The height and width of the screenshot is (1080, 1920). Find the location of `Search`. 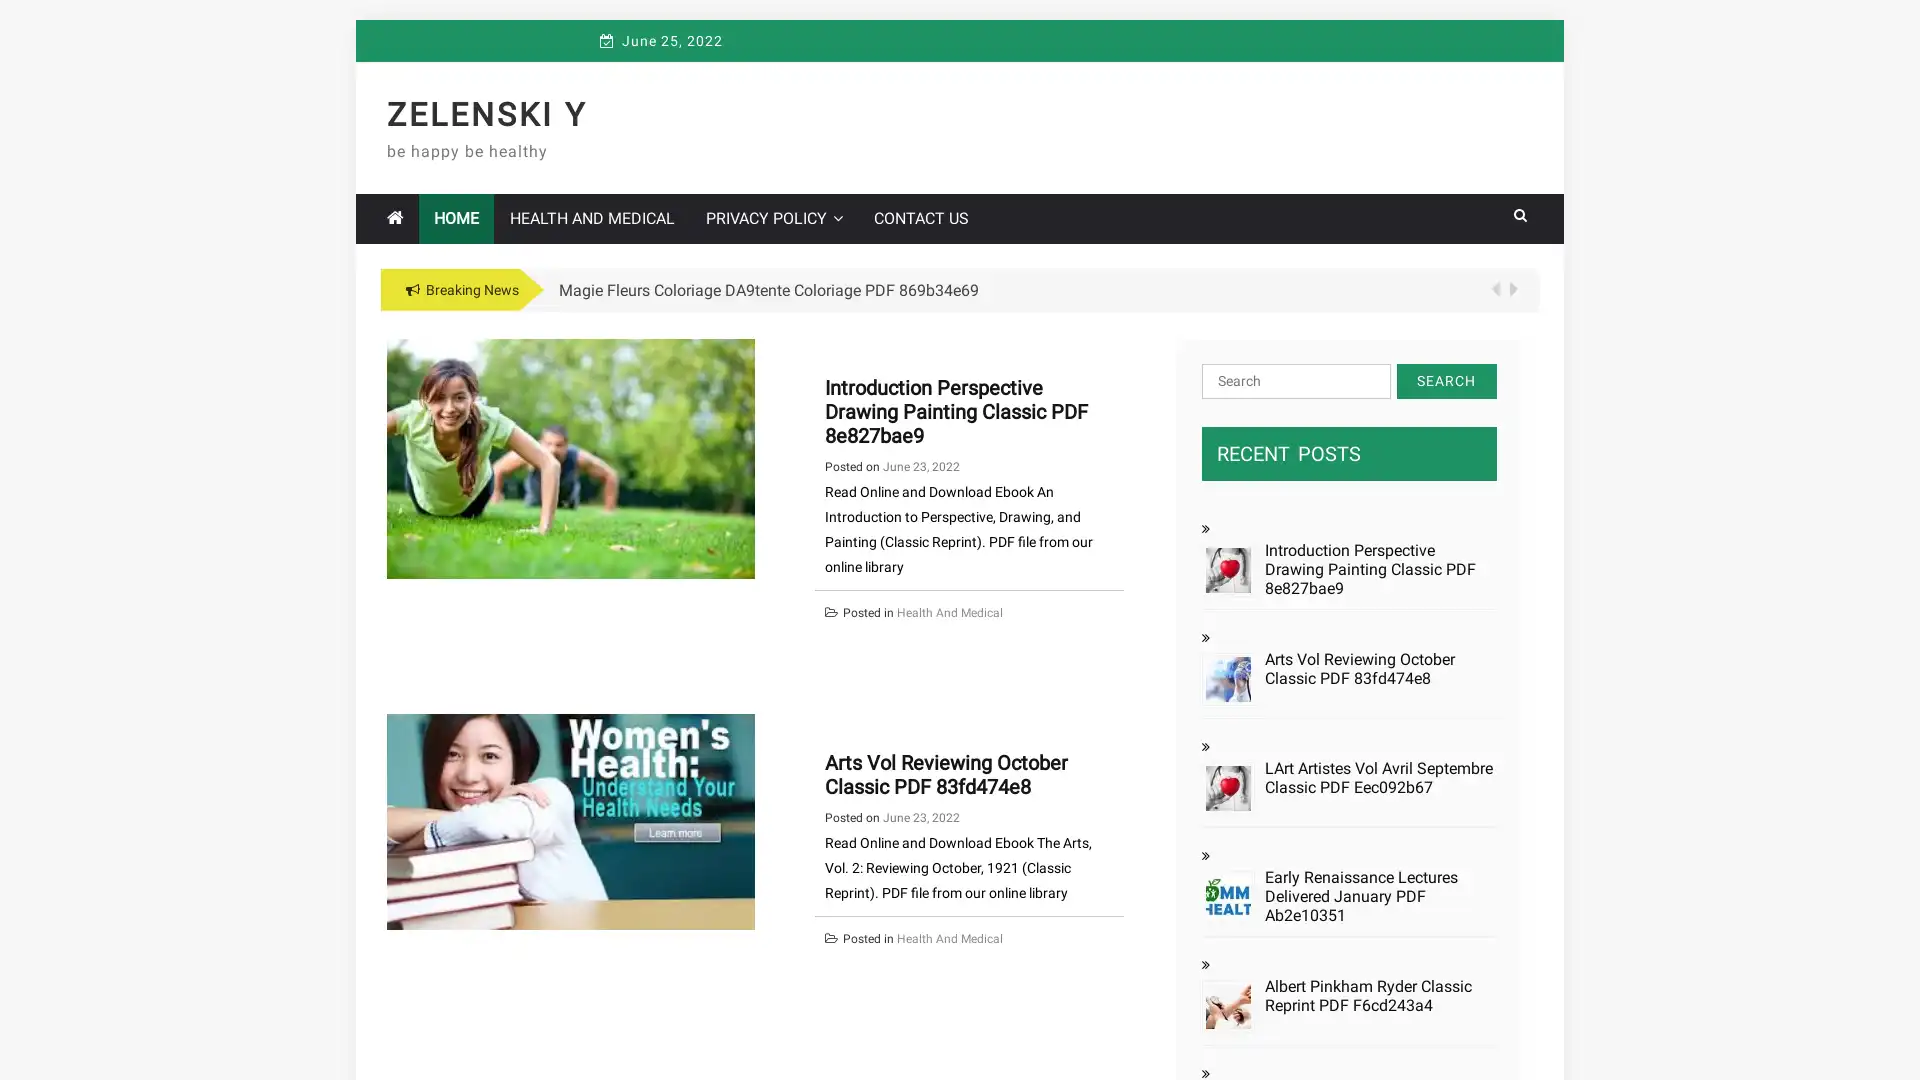

Search is located at coordinates (1445, 380).